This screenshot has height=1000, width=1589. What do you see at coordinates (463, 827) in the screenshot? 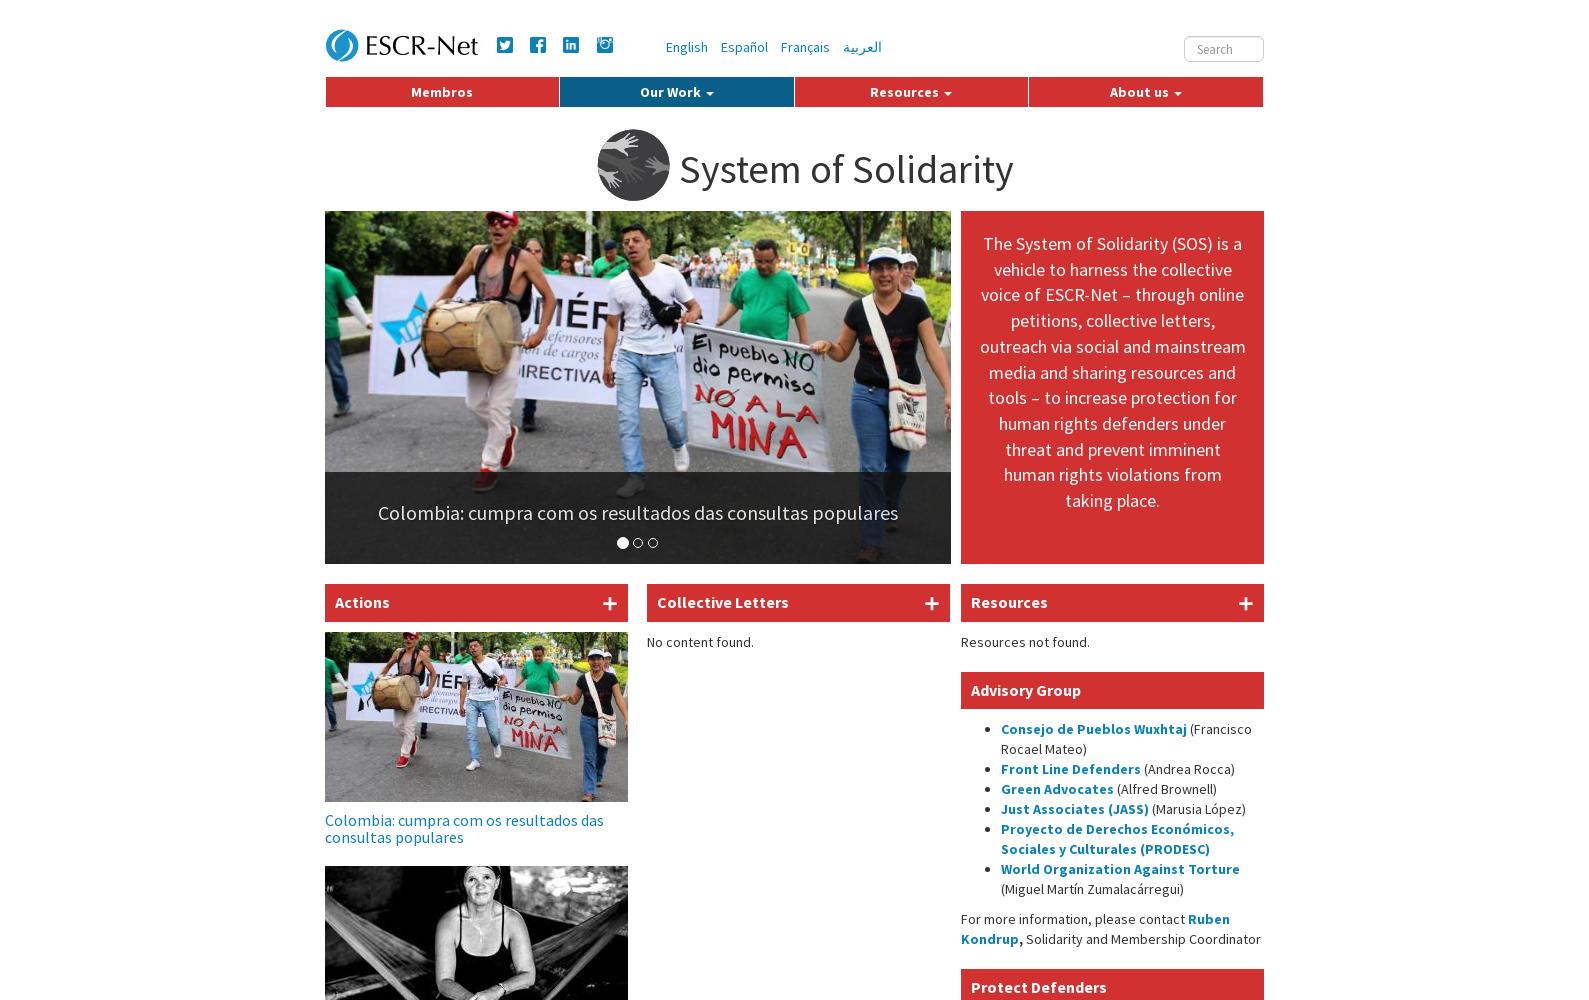
I see `'Colombia: cumpra com os resultados das consultas populares'` at bounding box center [463, 827].